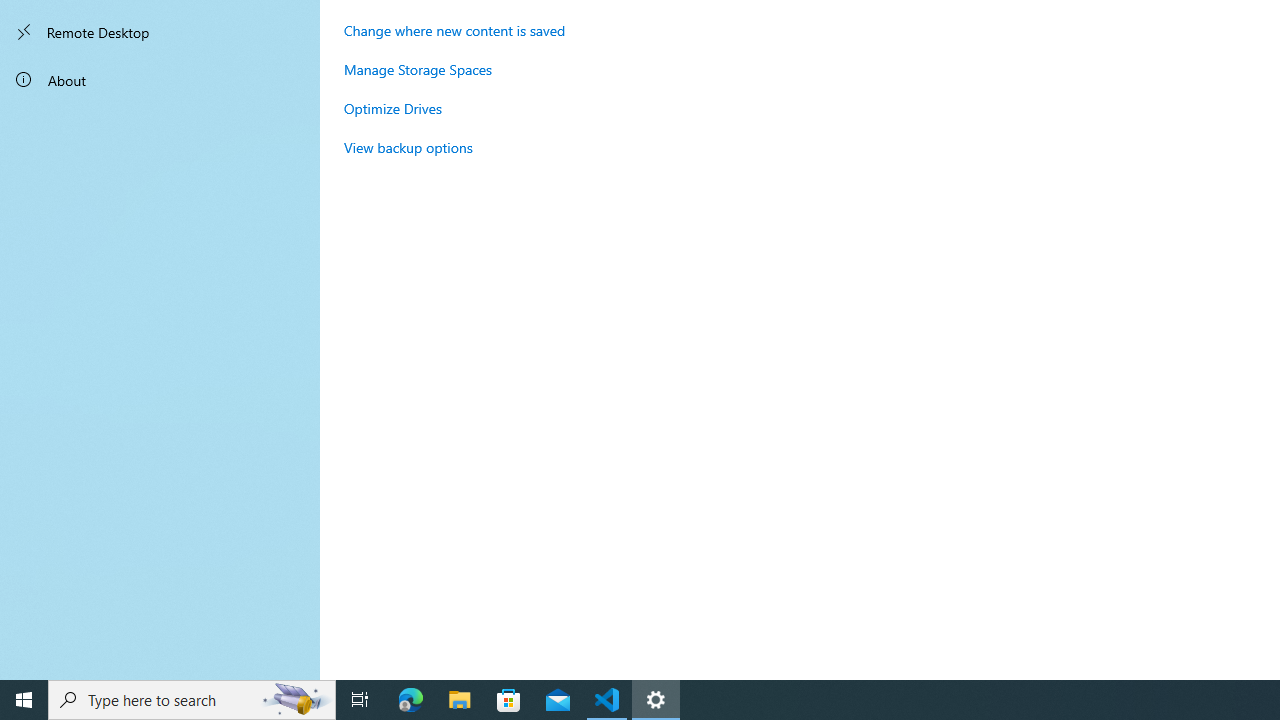  What do you see at coordinates (416, 68) in the screenshot?
I see `'Manage Storage Spaces'` at bounding box center [416, 68].